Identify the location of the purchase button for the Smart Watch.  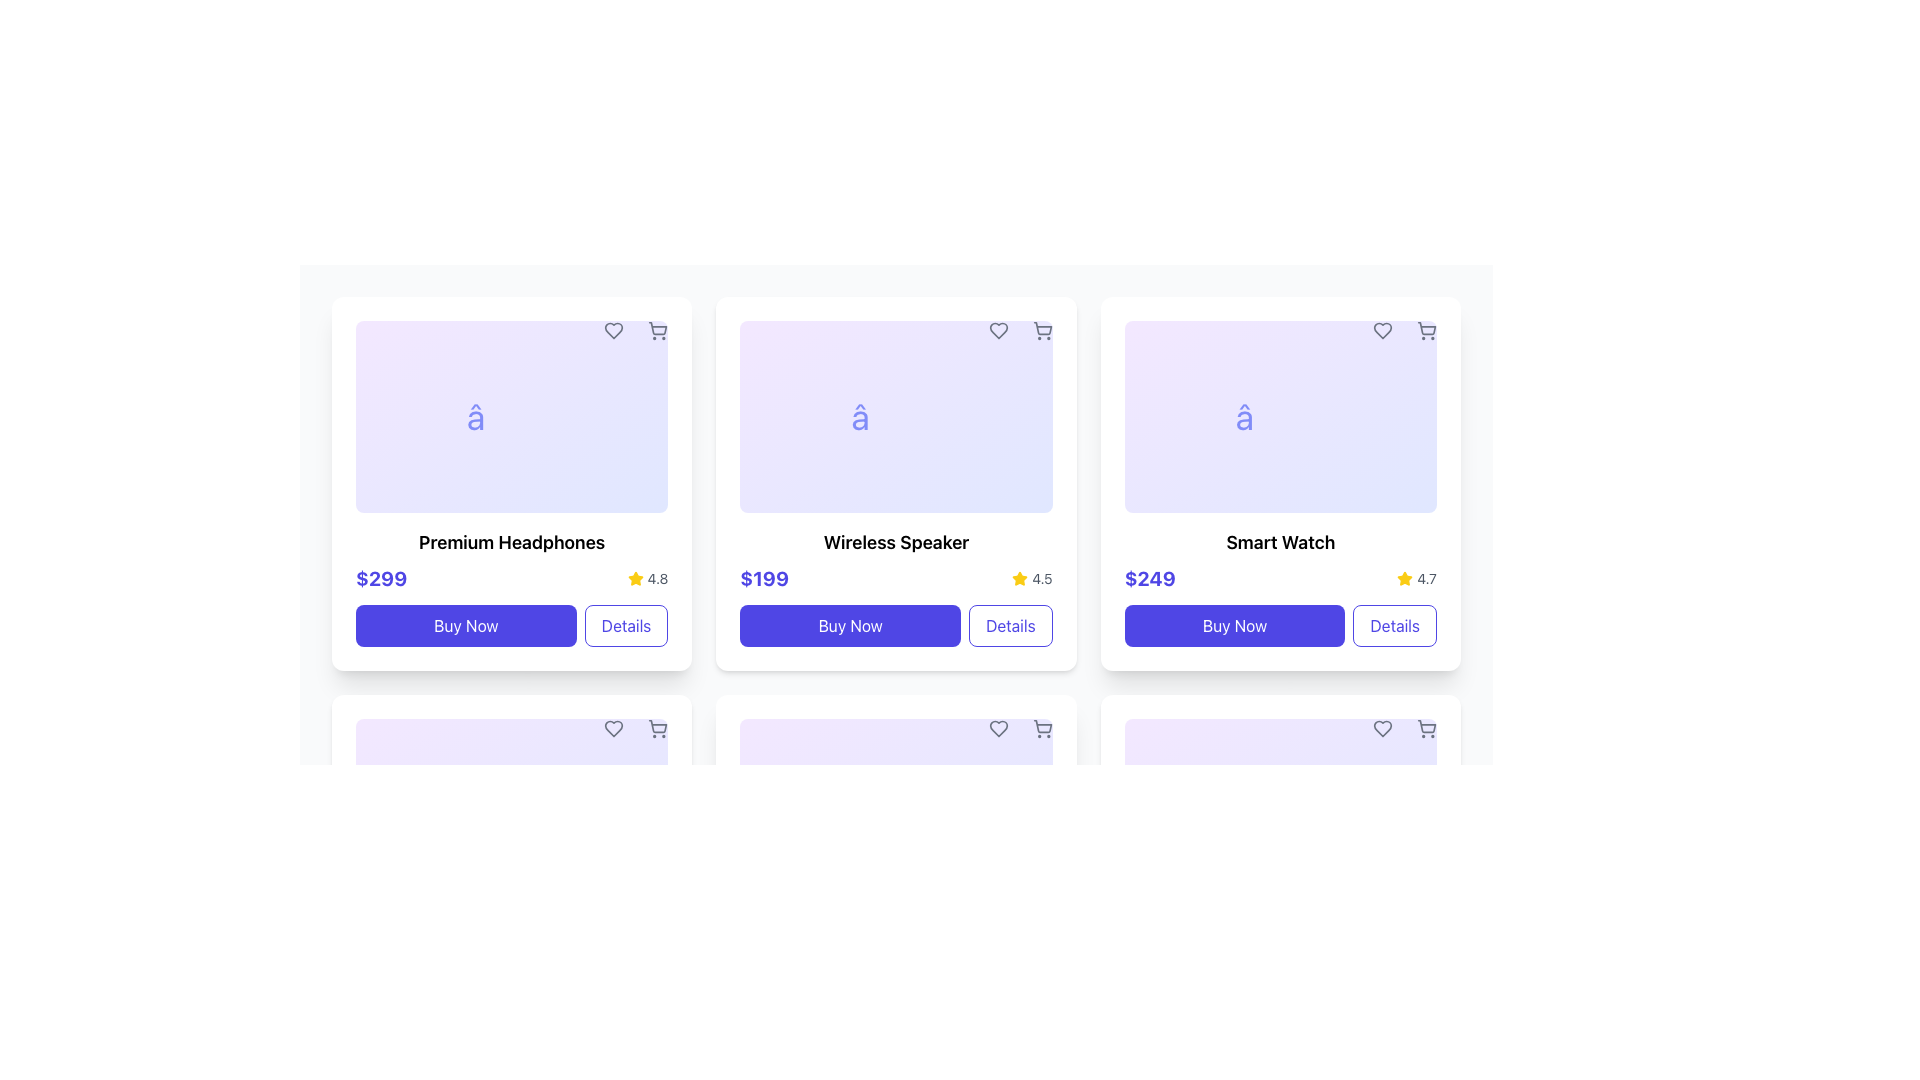
(1233, 624).